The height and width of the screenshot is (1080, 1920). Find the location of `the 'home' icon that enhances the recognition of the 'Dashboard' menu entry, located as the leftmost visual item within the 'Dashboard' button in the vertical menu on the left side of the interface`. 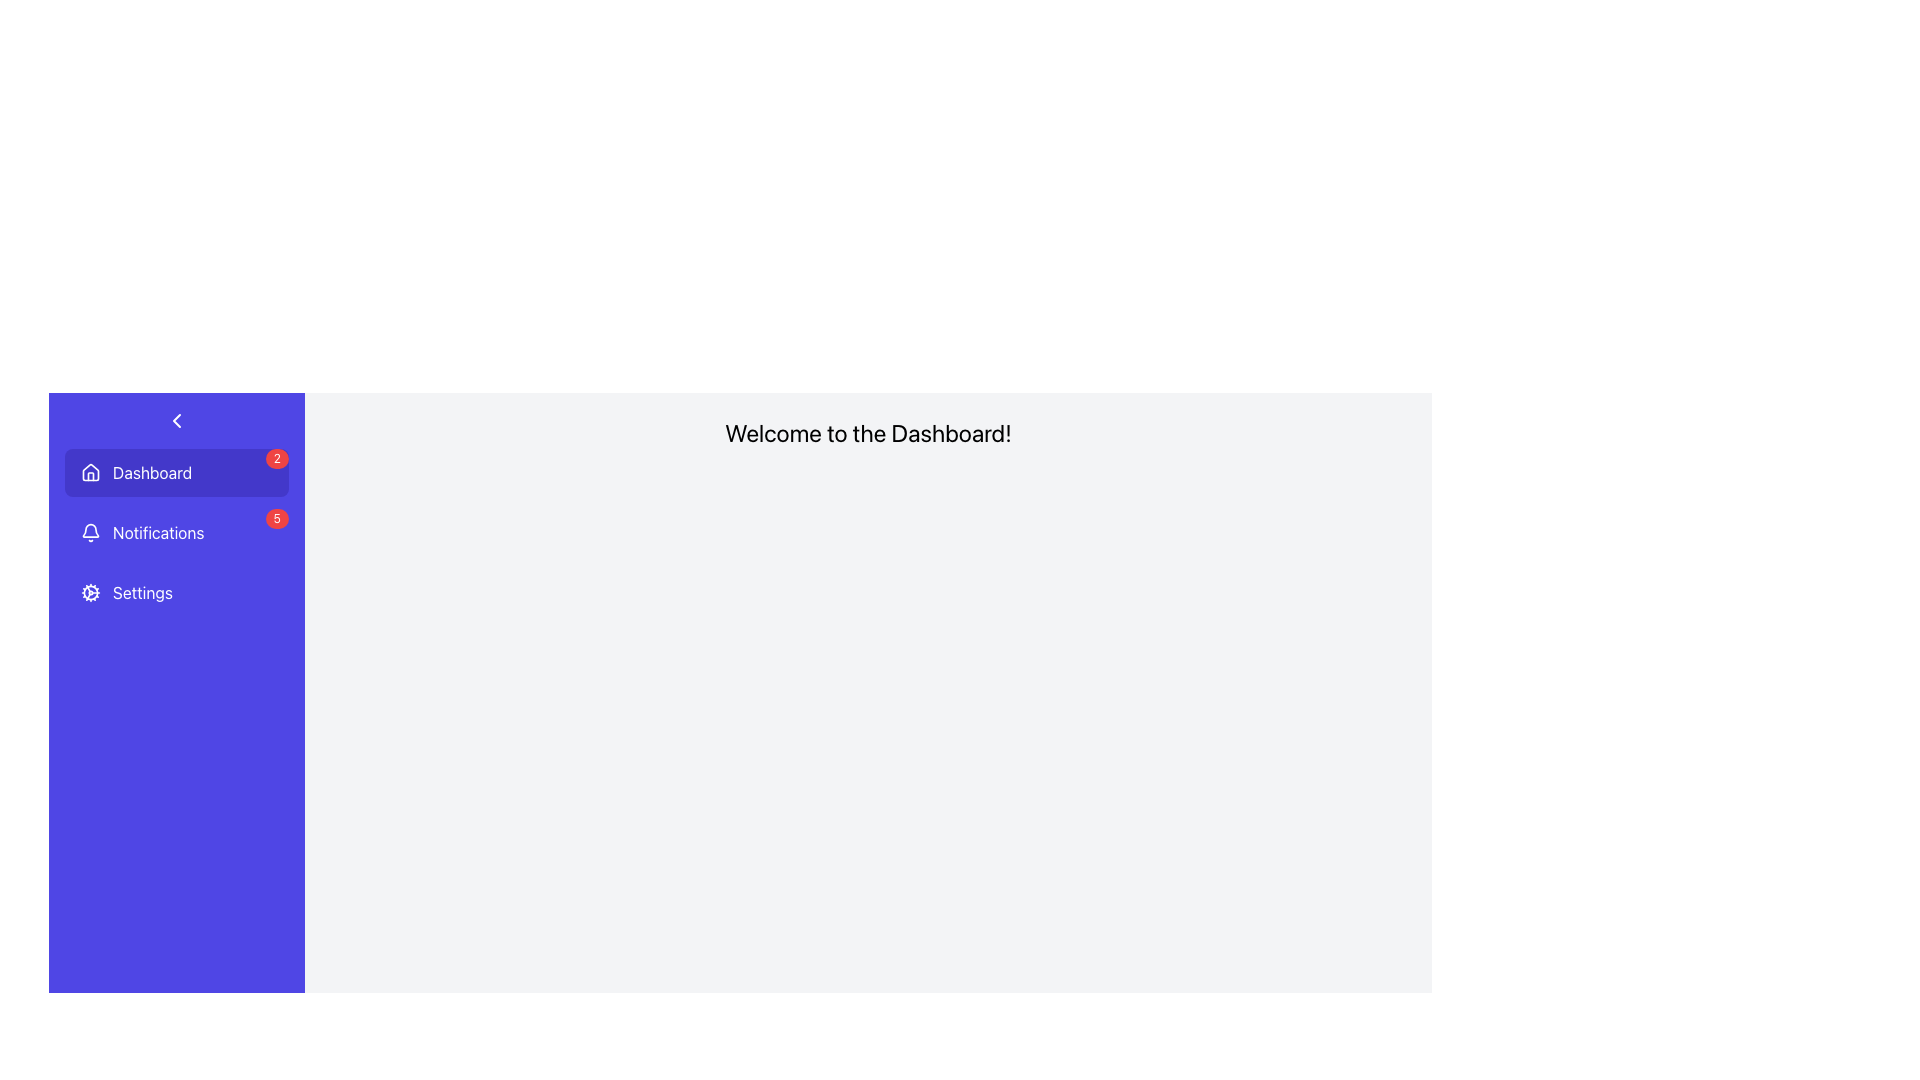

the 'home' icon that enhances the recognition of the 'Dashboard' menu entry, located as the leftmost visual item within the 'Dashboard' button in the vertical menu on the left side of the interface is located at coordinates (90, 473).